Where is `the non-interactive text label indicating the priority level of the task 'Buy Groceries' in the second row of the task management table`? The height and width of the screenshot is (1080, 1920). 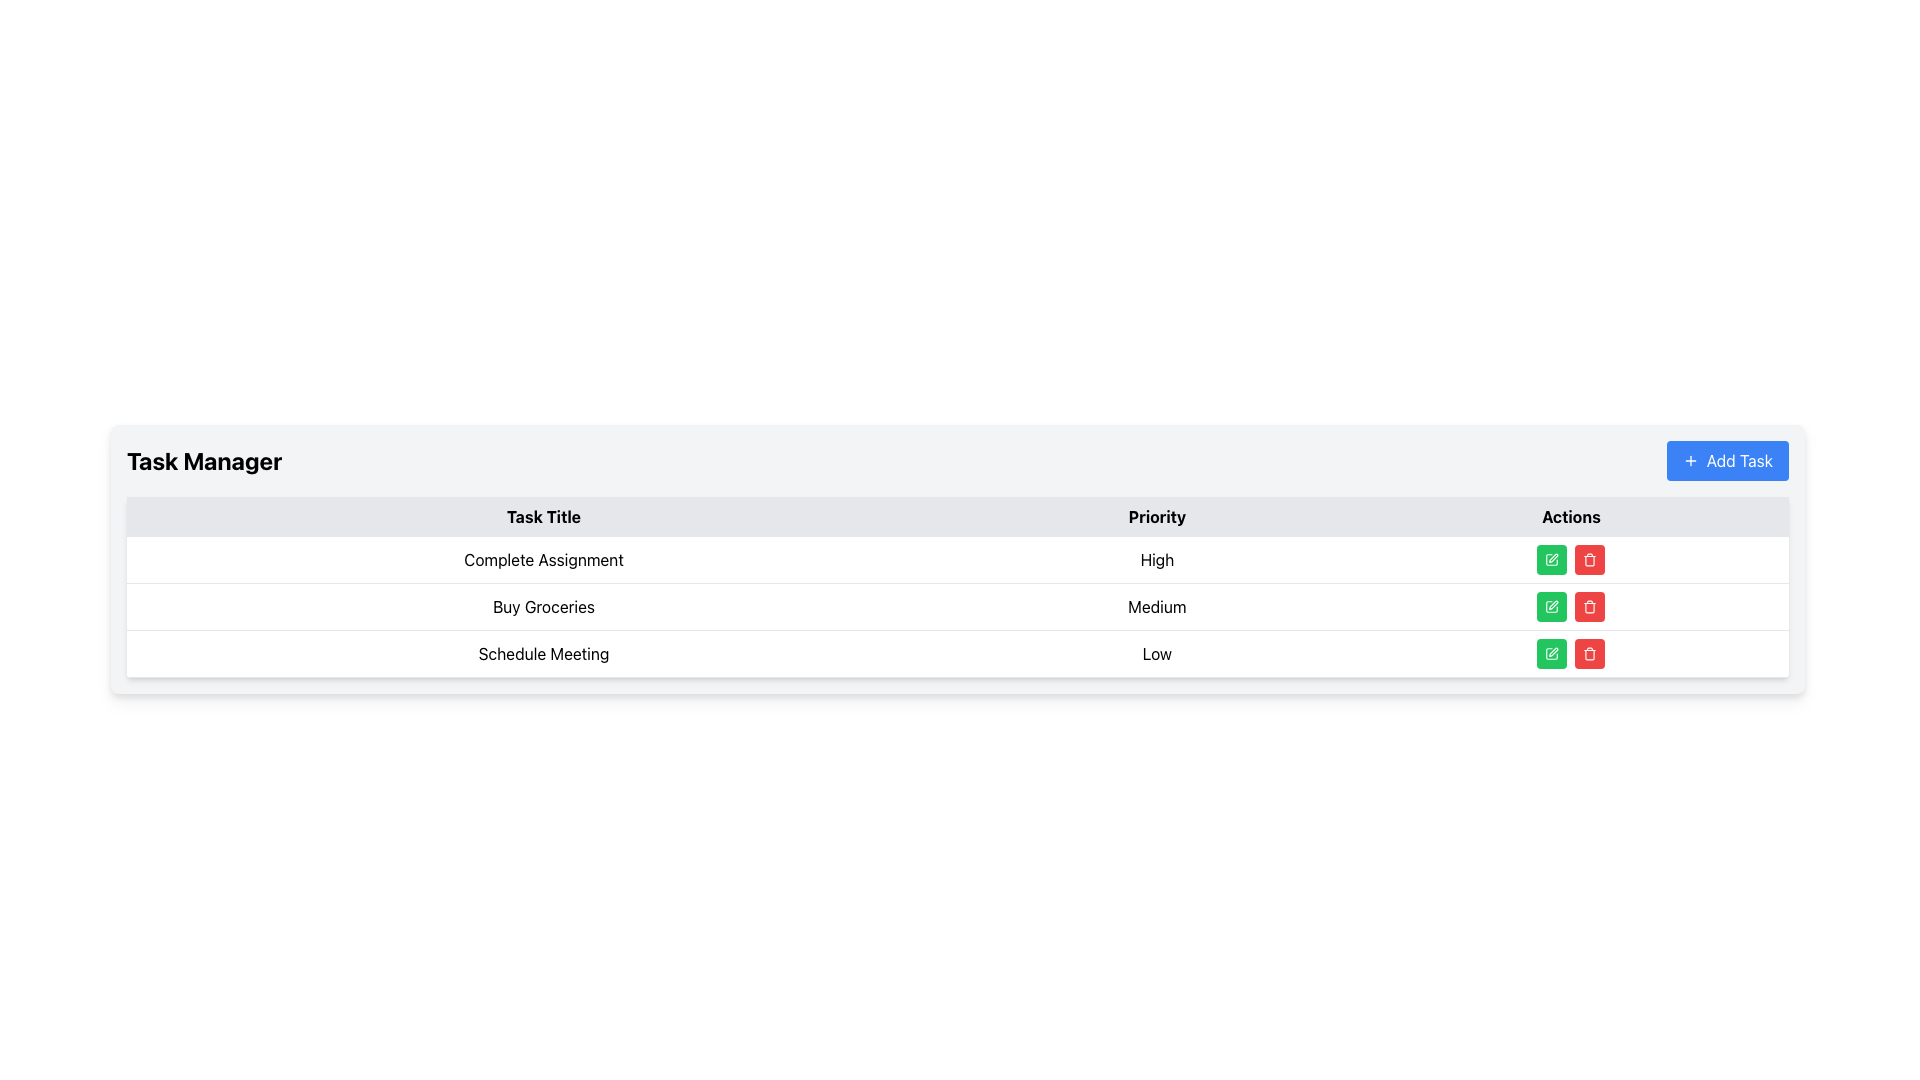
the non-interactive text label indicating the priority level of the task 'Buy Groceries' in the second row of the task management table is located at coordinates (1157, 605).